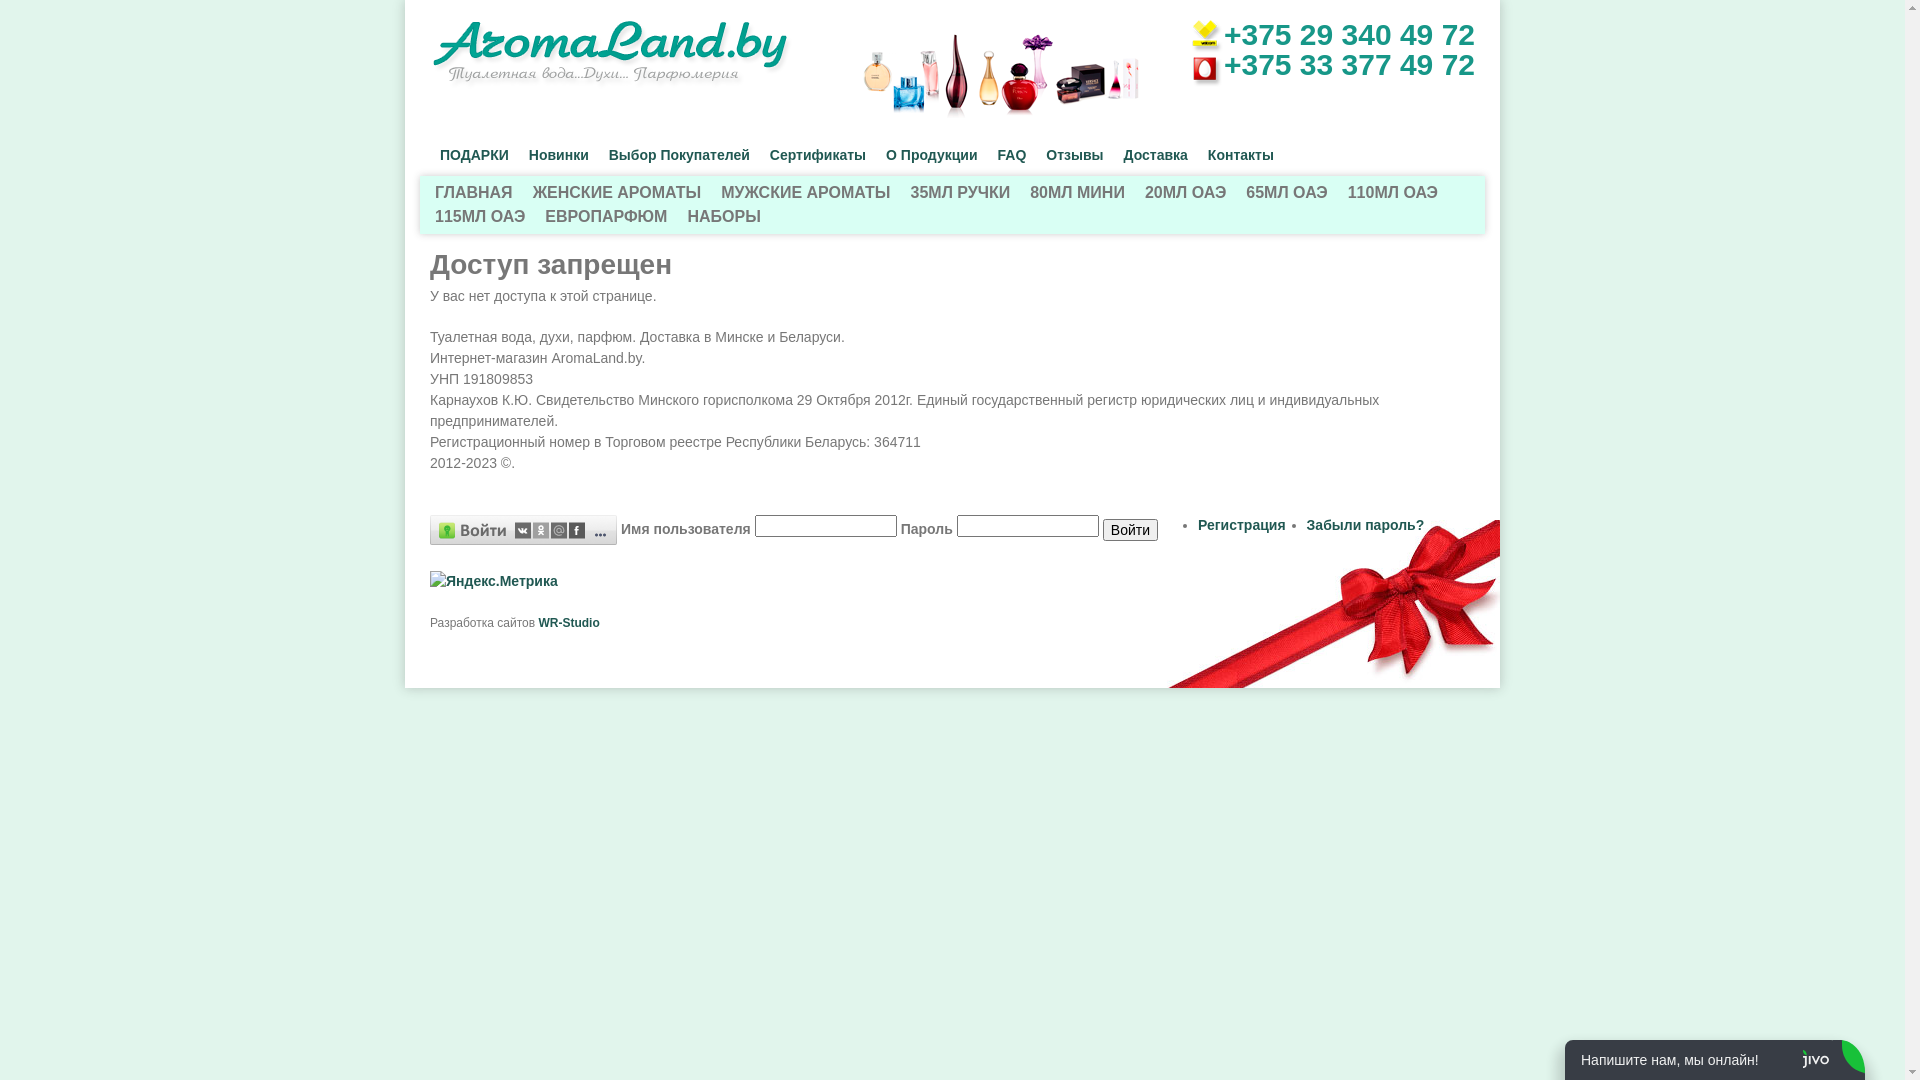 The image size is (1920, 1080). I want to click on '+375 29 340 49 72', so click(1349, 34).